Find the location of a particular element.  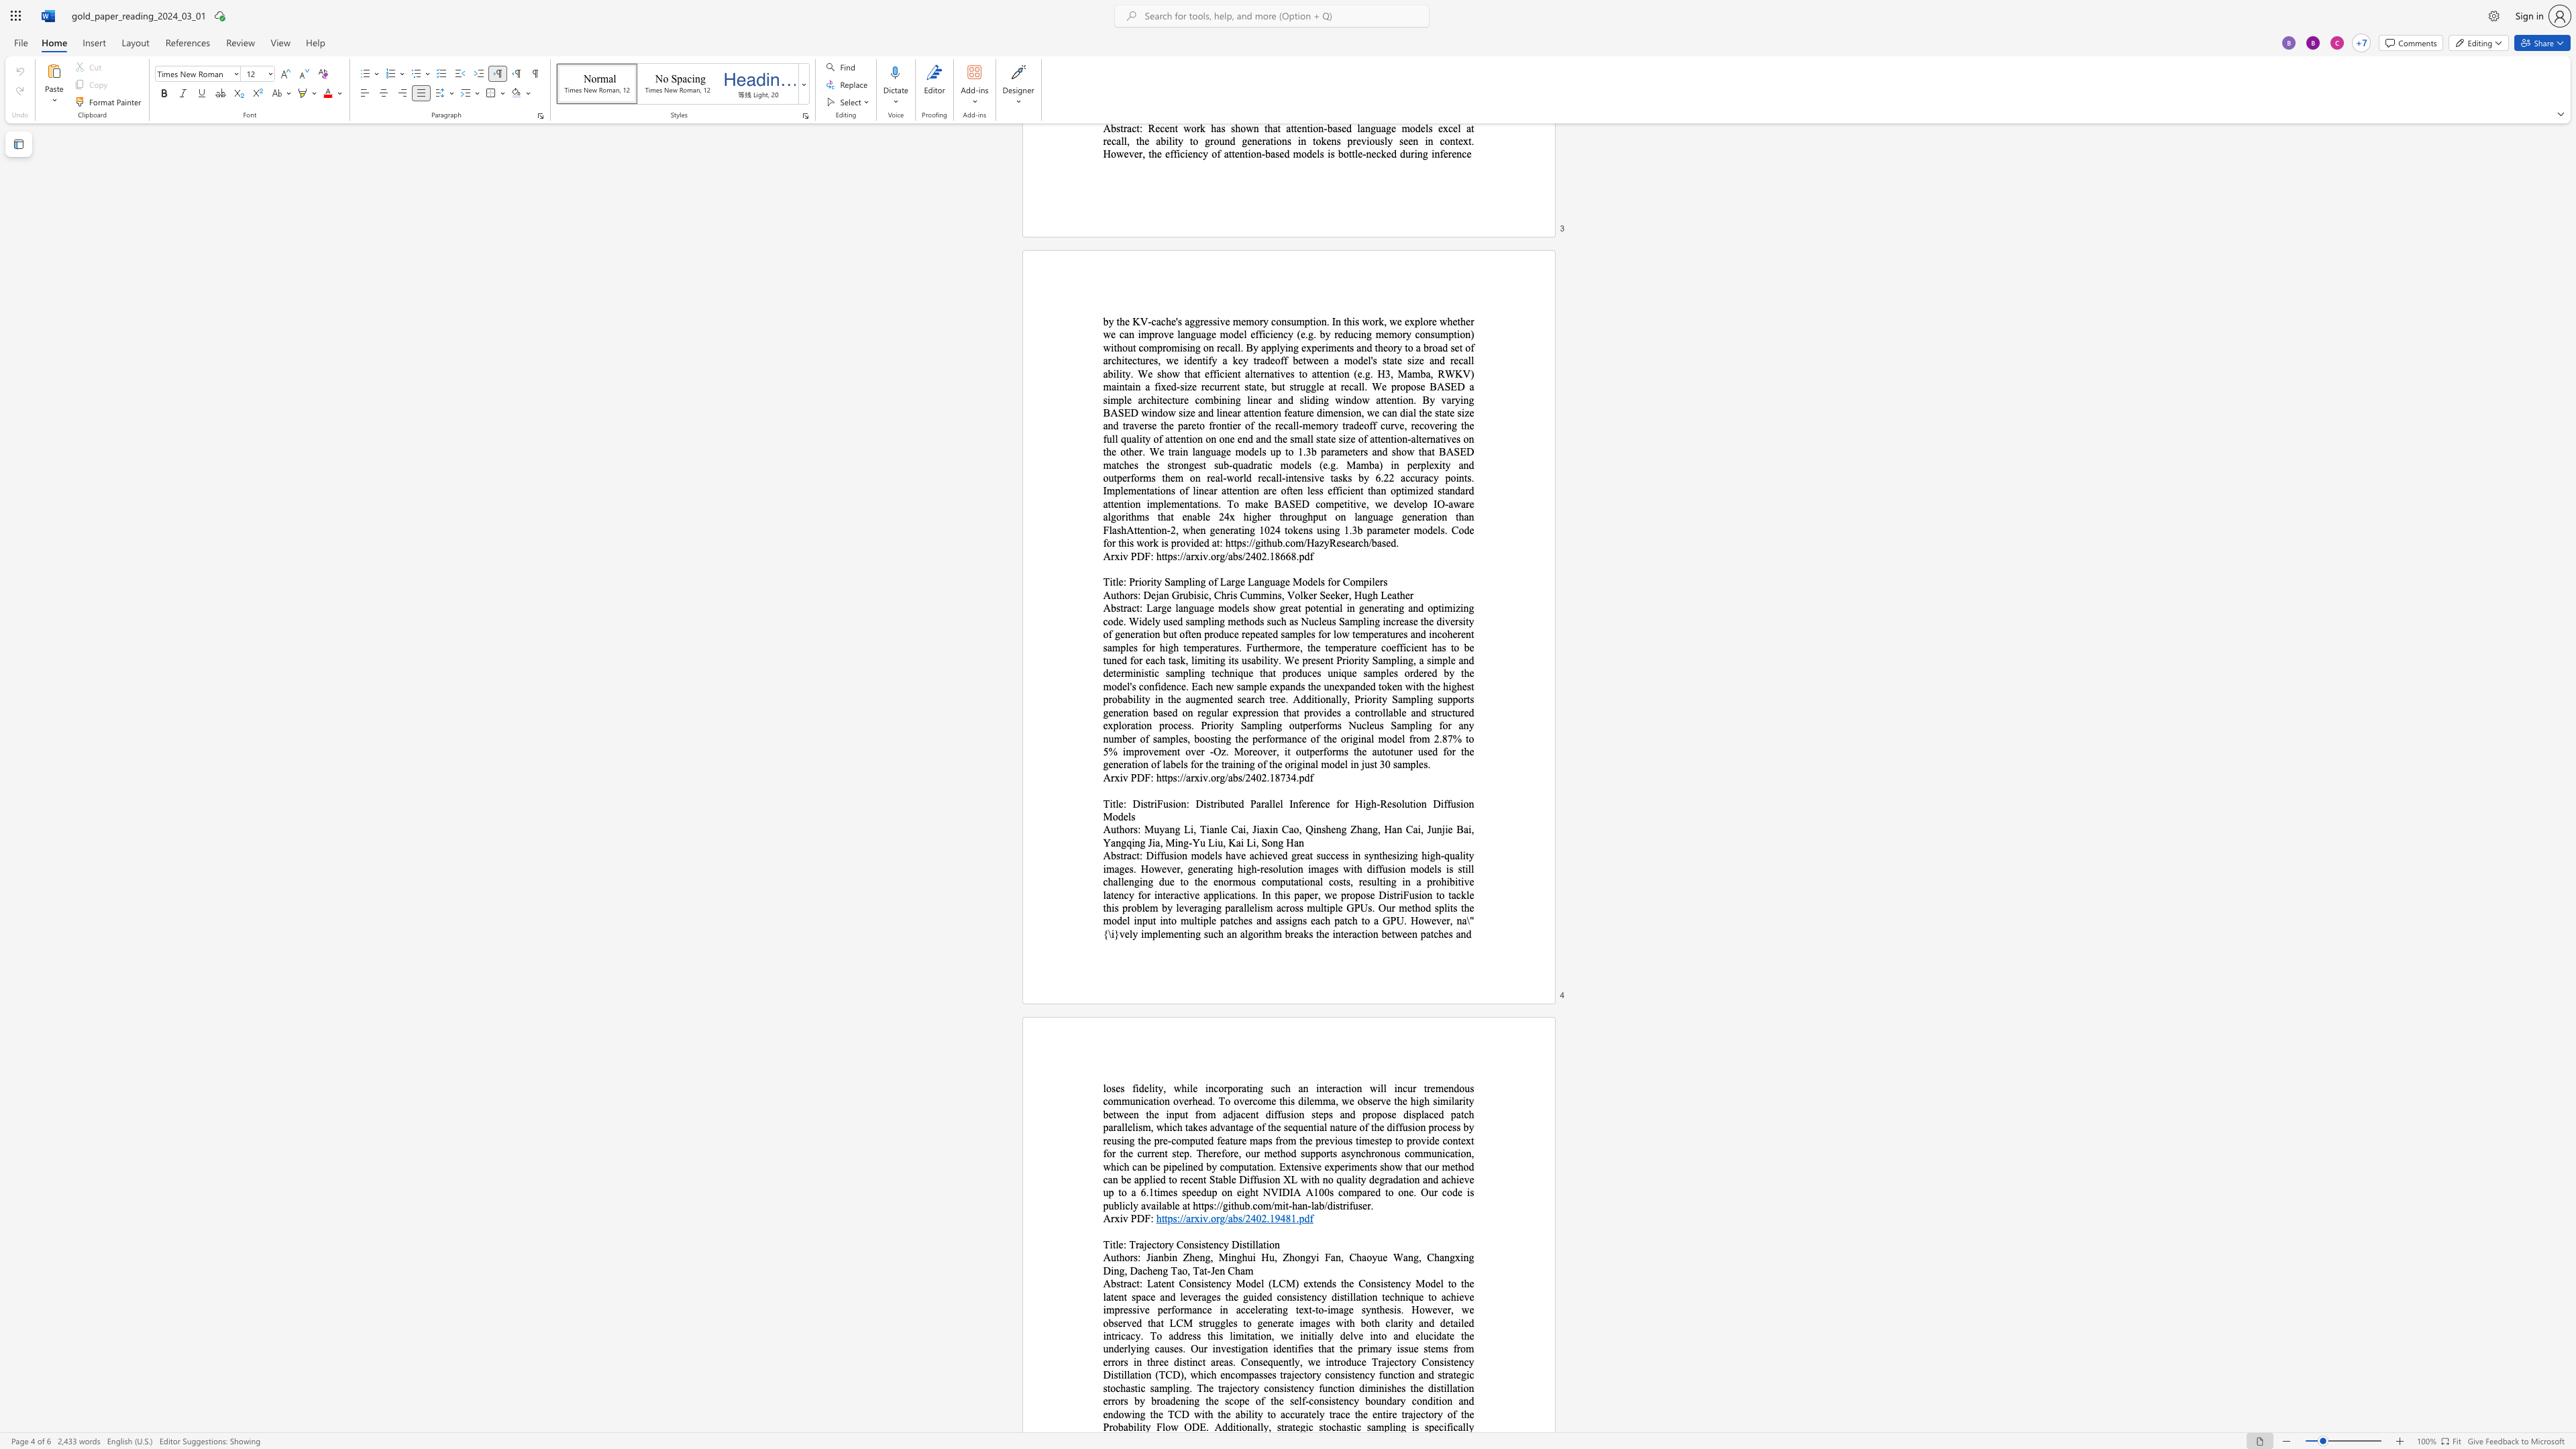

the space between the continuous character "a" and "c" in the text is located at coordinates (1130, 855).